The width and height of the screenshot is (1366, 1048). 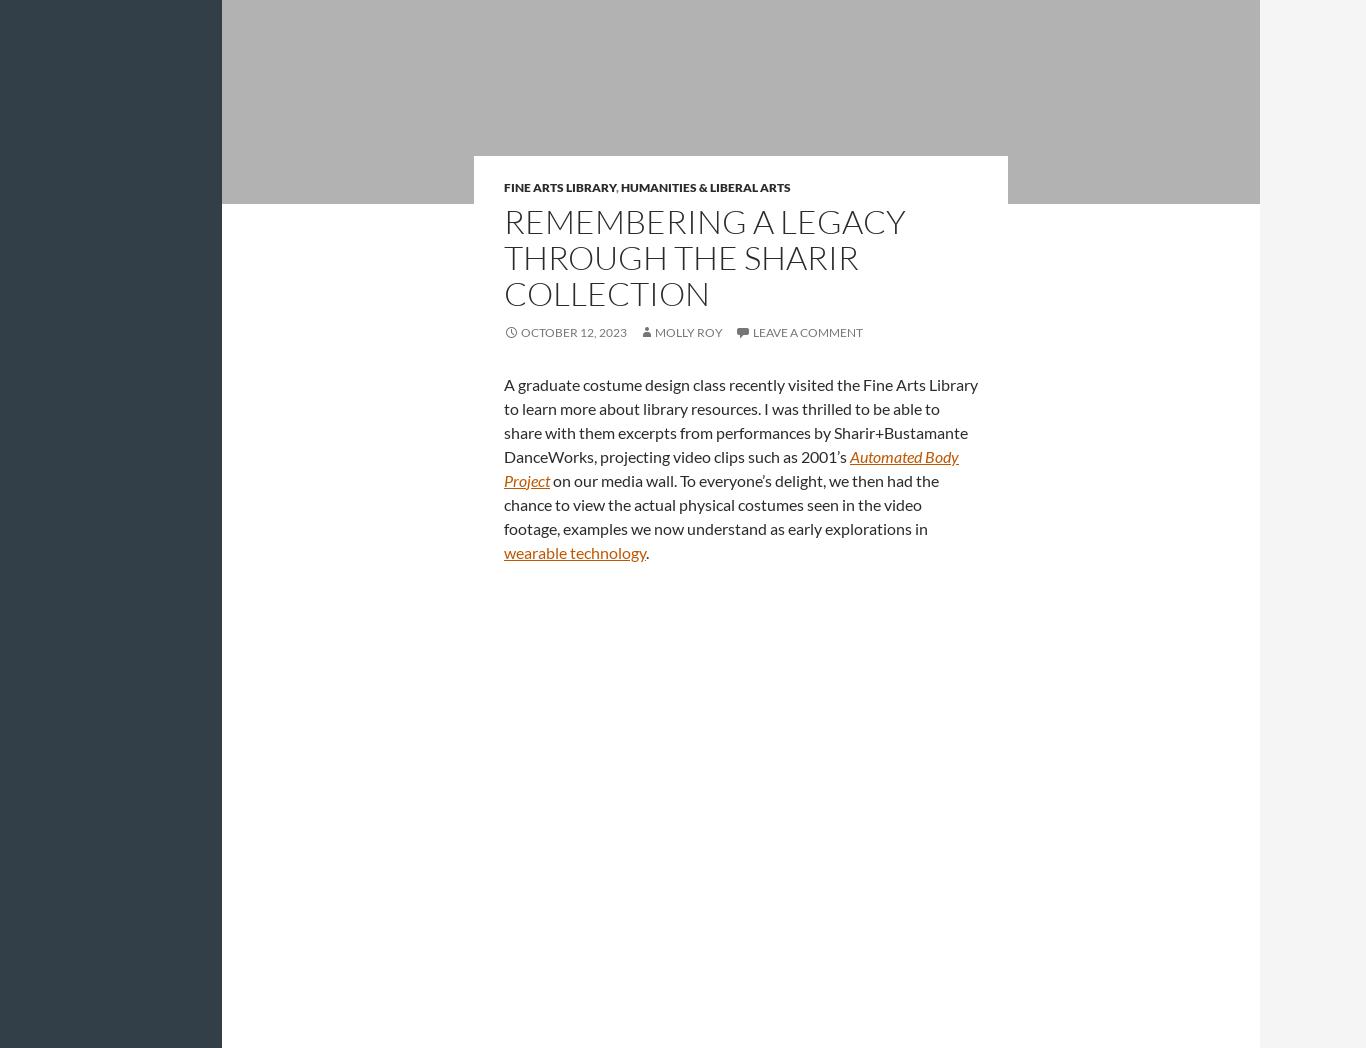 I want to click on '.', so click(x=646, y=550).